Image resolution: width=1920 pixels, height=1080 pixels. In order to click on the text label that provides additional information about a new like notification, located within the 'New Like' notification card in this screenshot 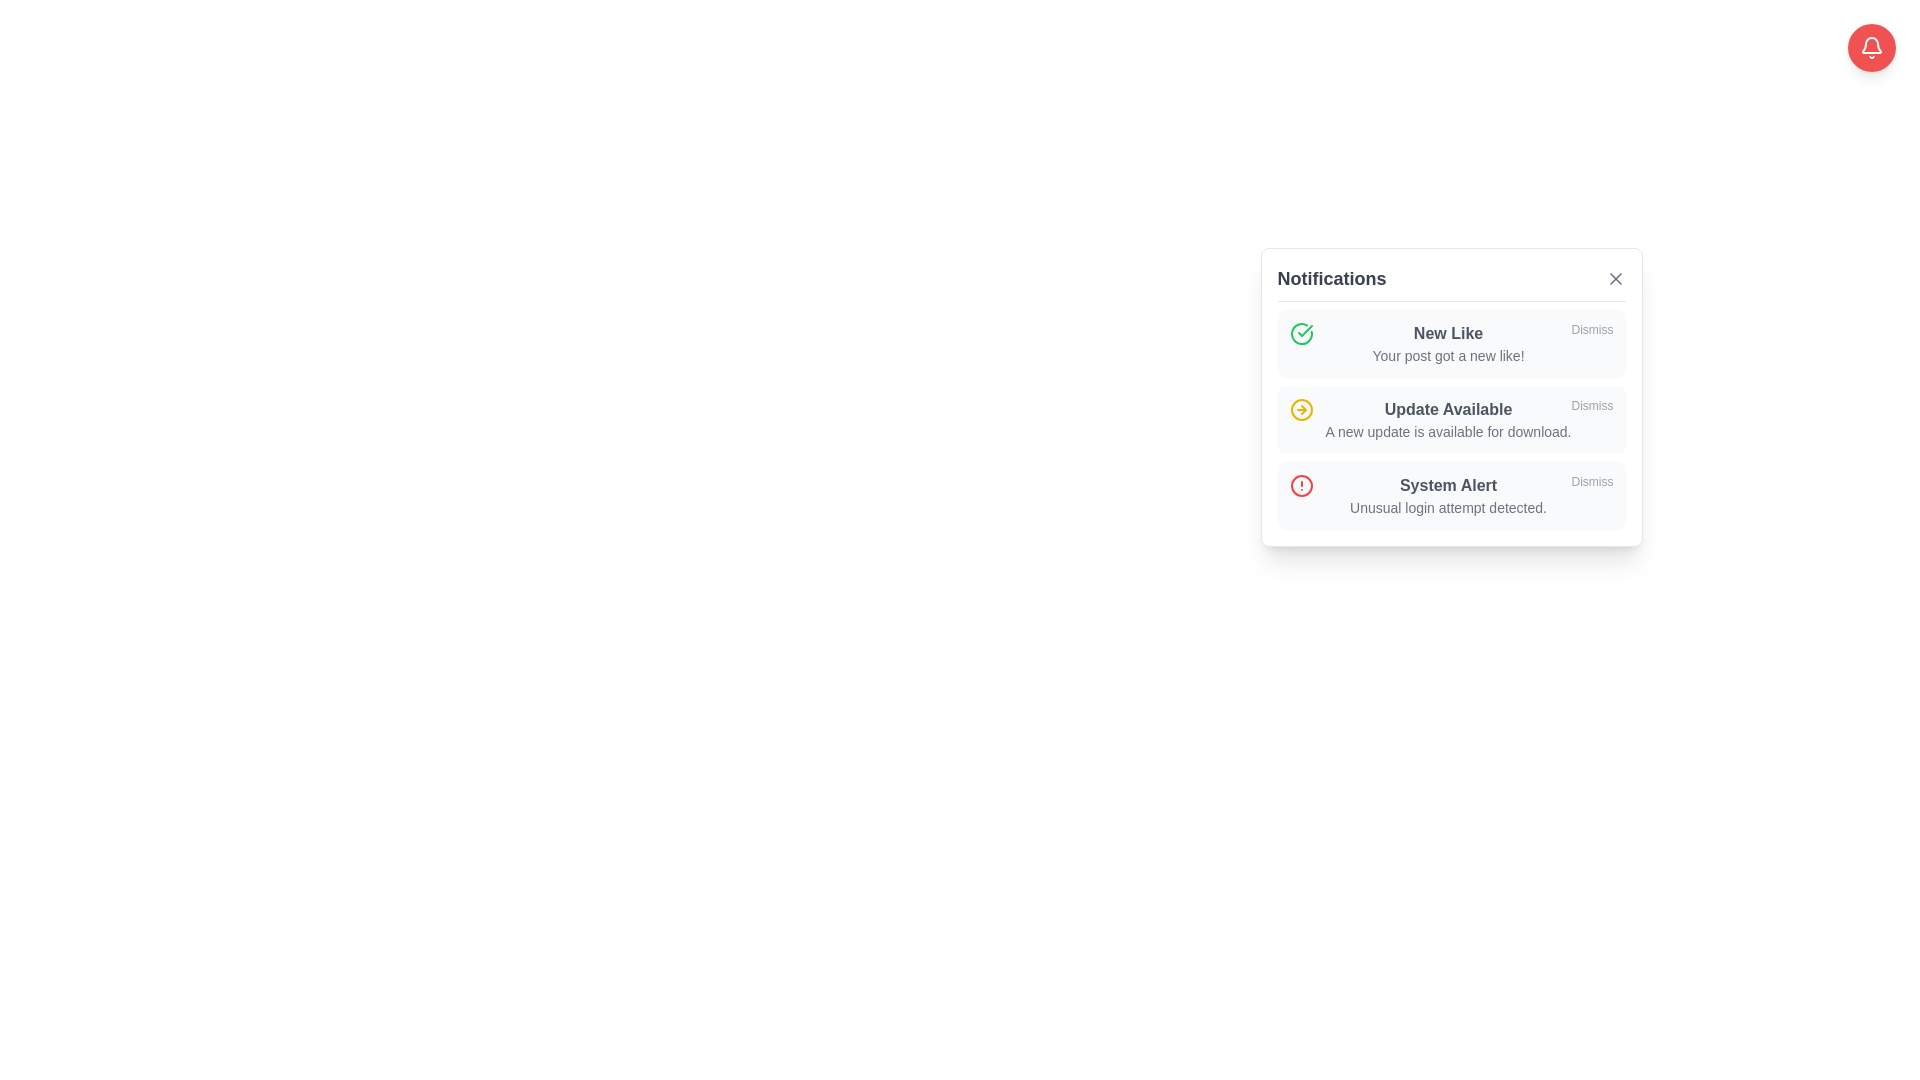, I will do `click(1448, 354)`.